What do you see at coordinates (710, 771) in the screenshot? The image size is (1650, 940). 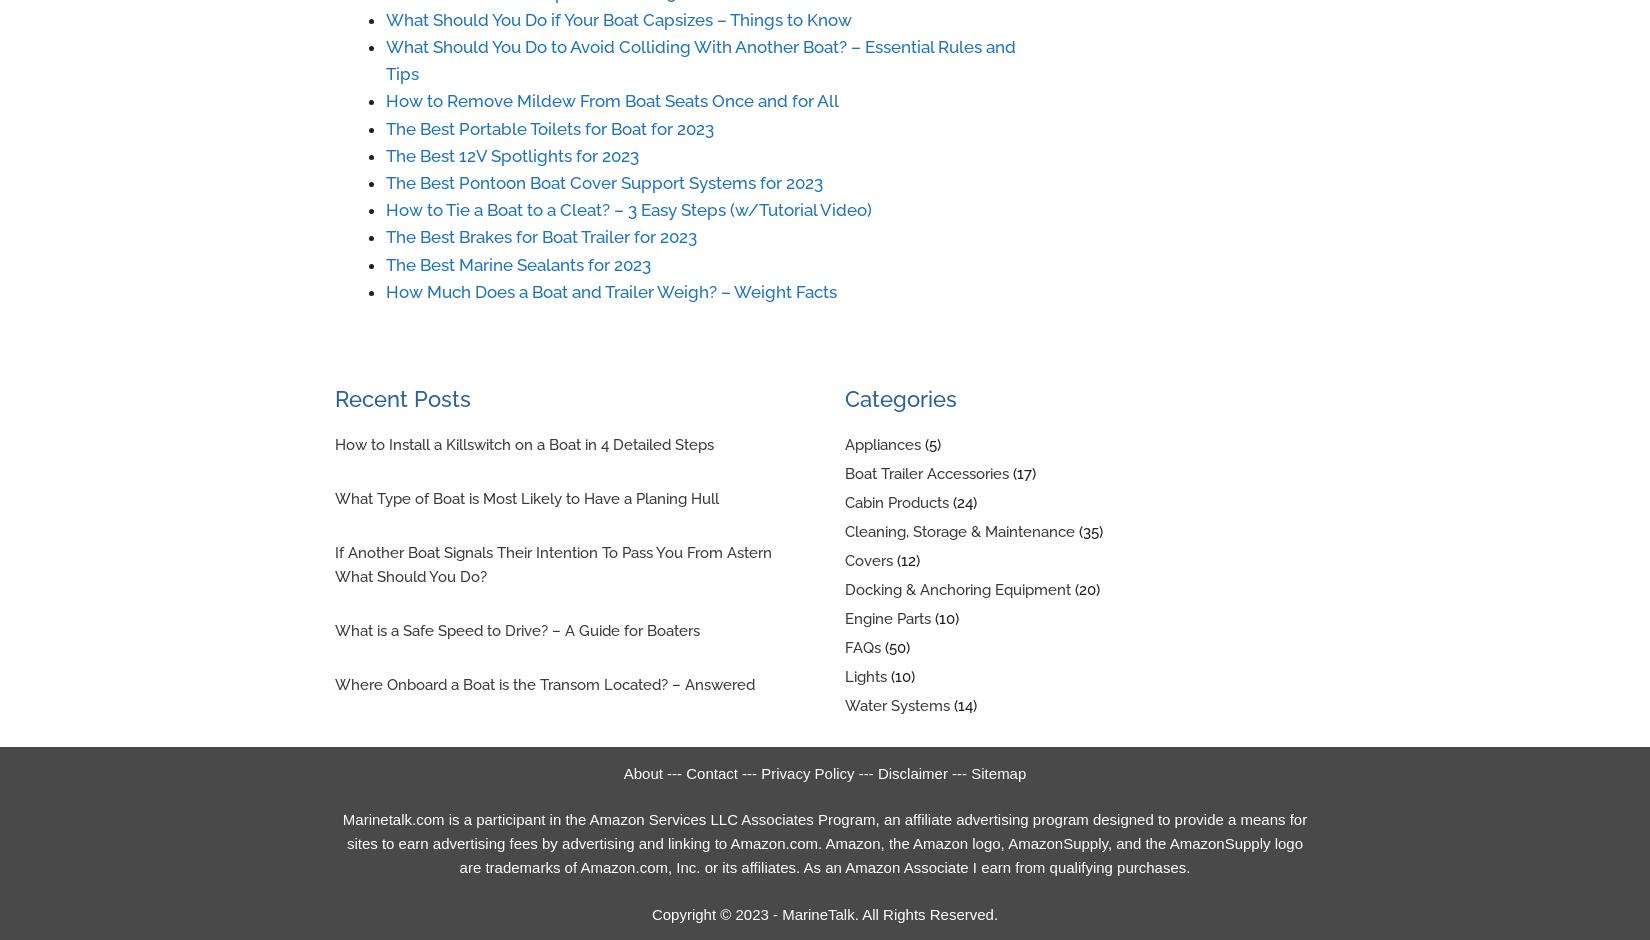 I see `'Contact'` at bounding box center [710, 771].